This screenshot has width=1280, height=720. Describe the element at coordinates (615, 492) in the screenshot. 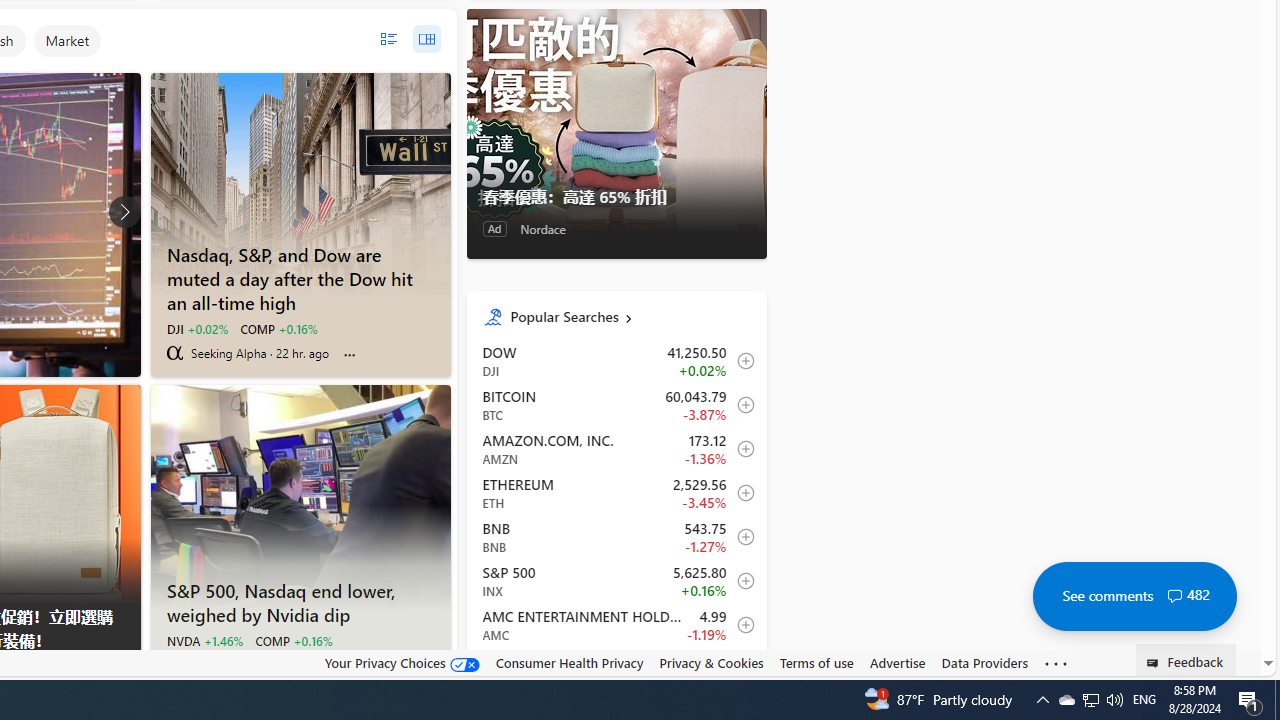

I see `'ETH Ethereum decrease 2,529.56 -87.30 -3.45% itemundefined'` at that location.